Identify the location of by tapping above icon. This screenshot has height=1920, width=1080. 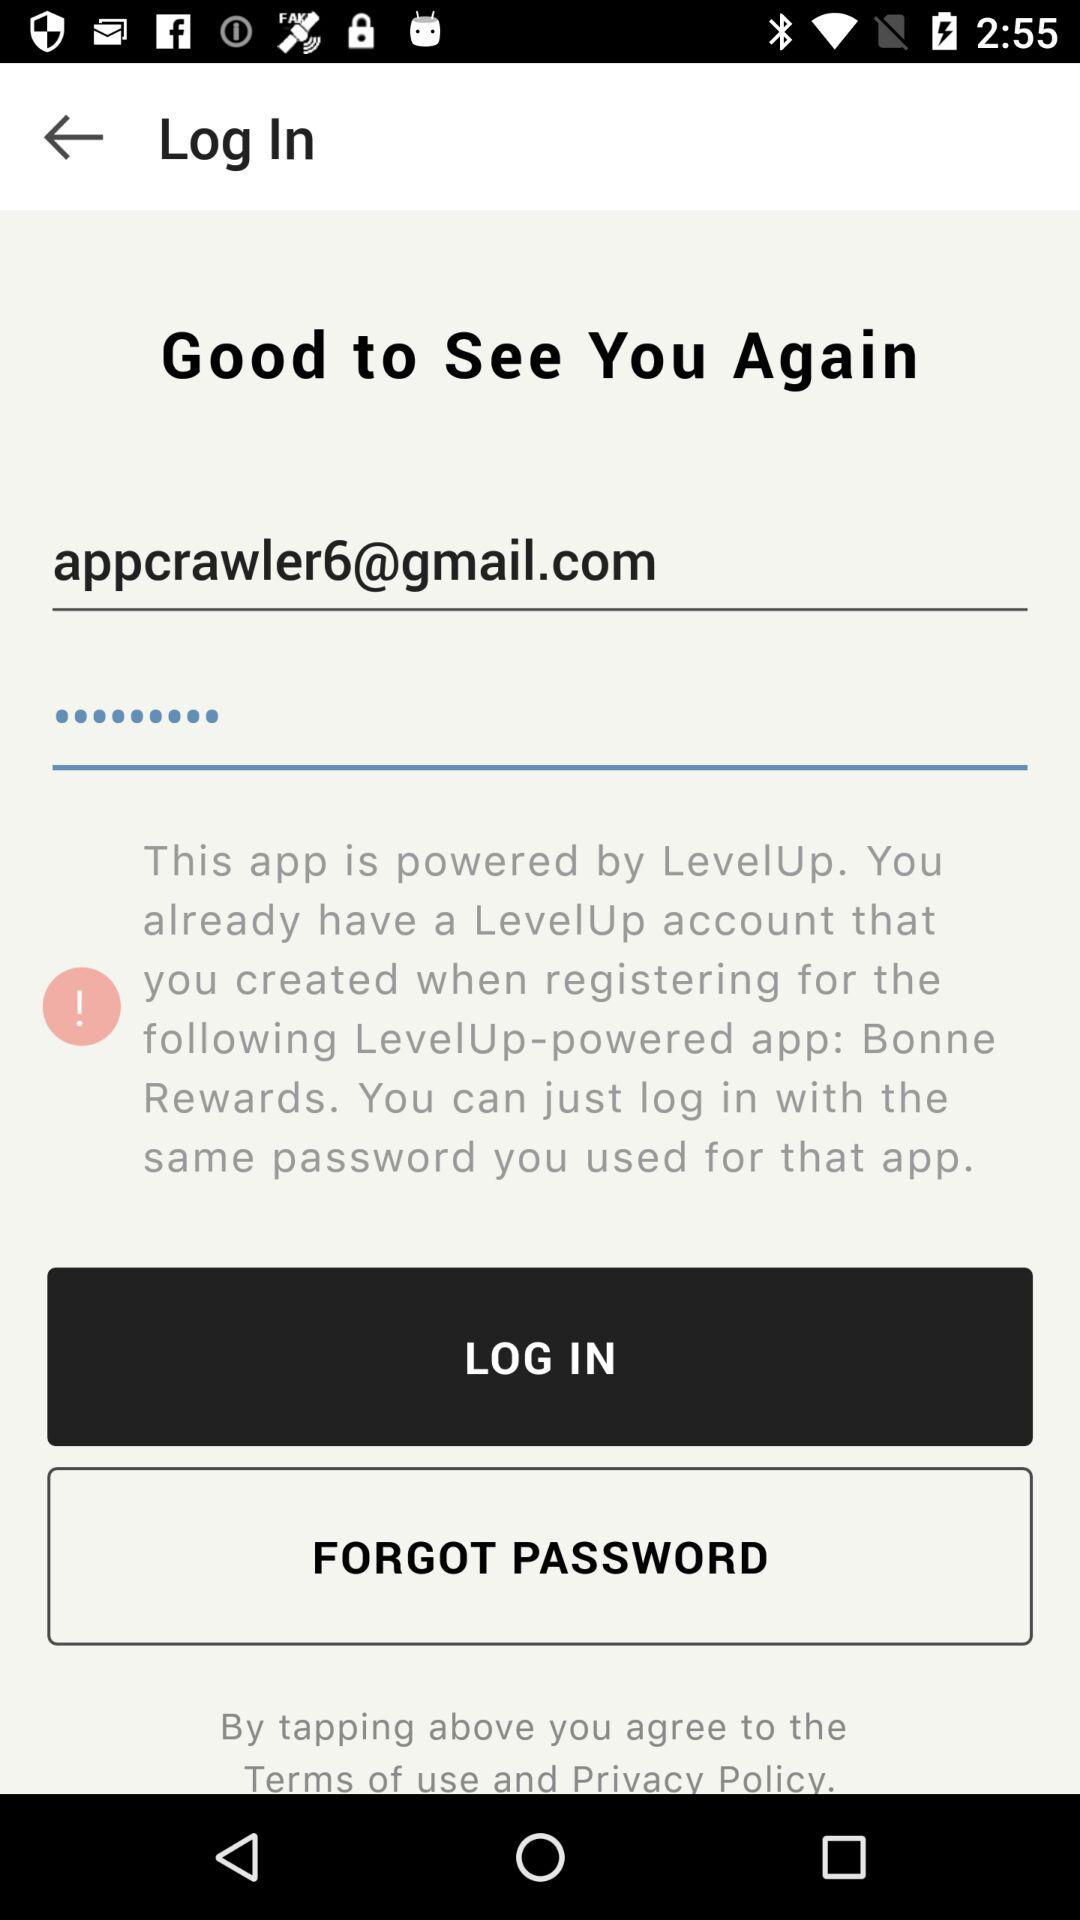
(538, 1746).